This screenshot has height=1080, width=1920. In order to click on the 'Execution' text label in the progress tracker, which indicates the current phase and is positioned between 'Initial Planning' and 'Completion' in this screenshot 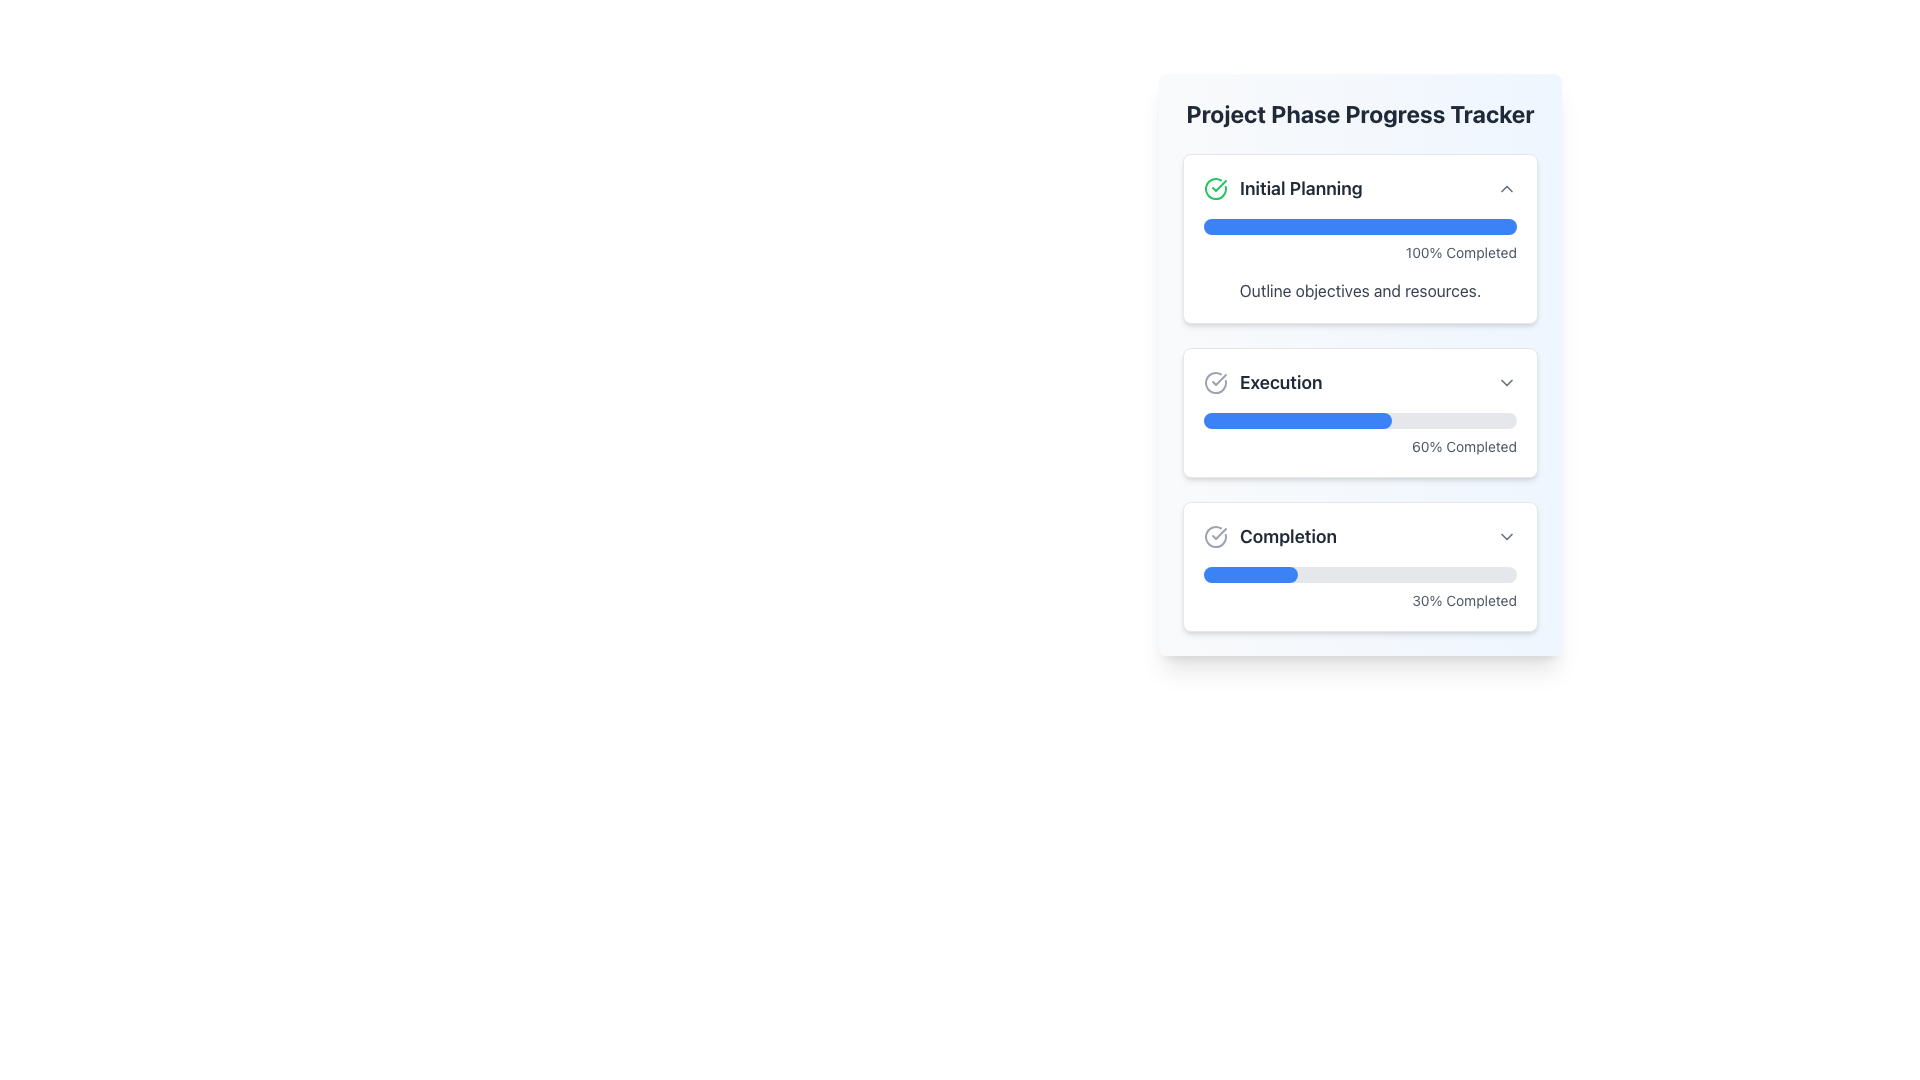, I will do `click(1262, 382)`.